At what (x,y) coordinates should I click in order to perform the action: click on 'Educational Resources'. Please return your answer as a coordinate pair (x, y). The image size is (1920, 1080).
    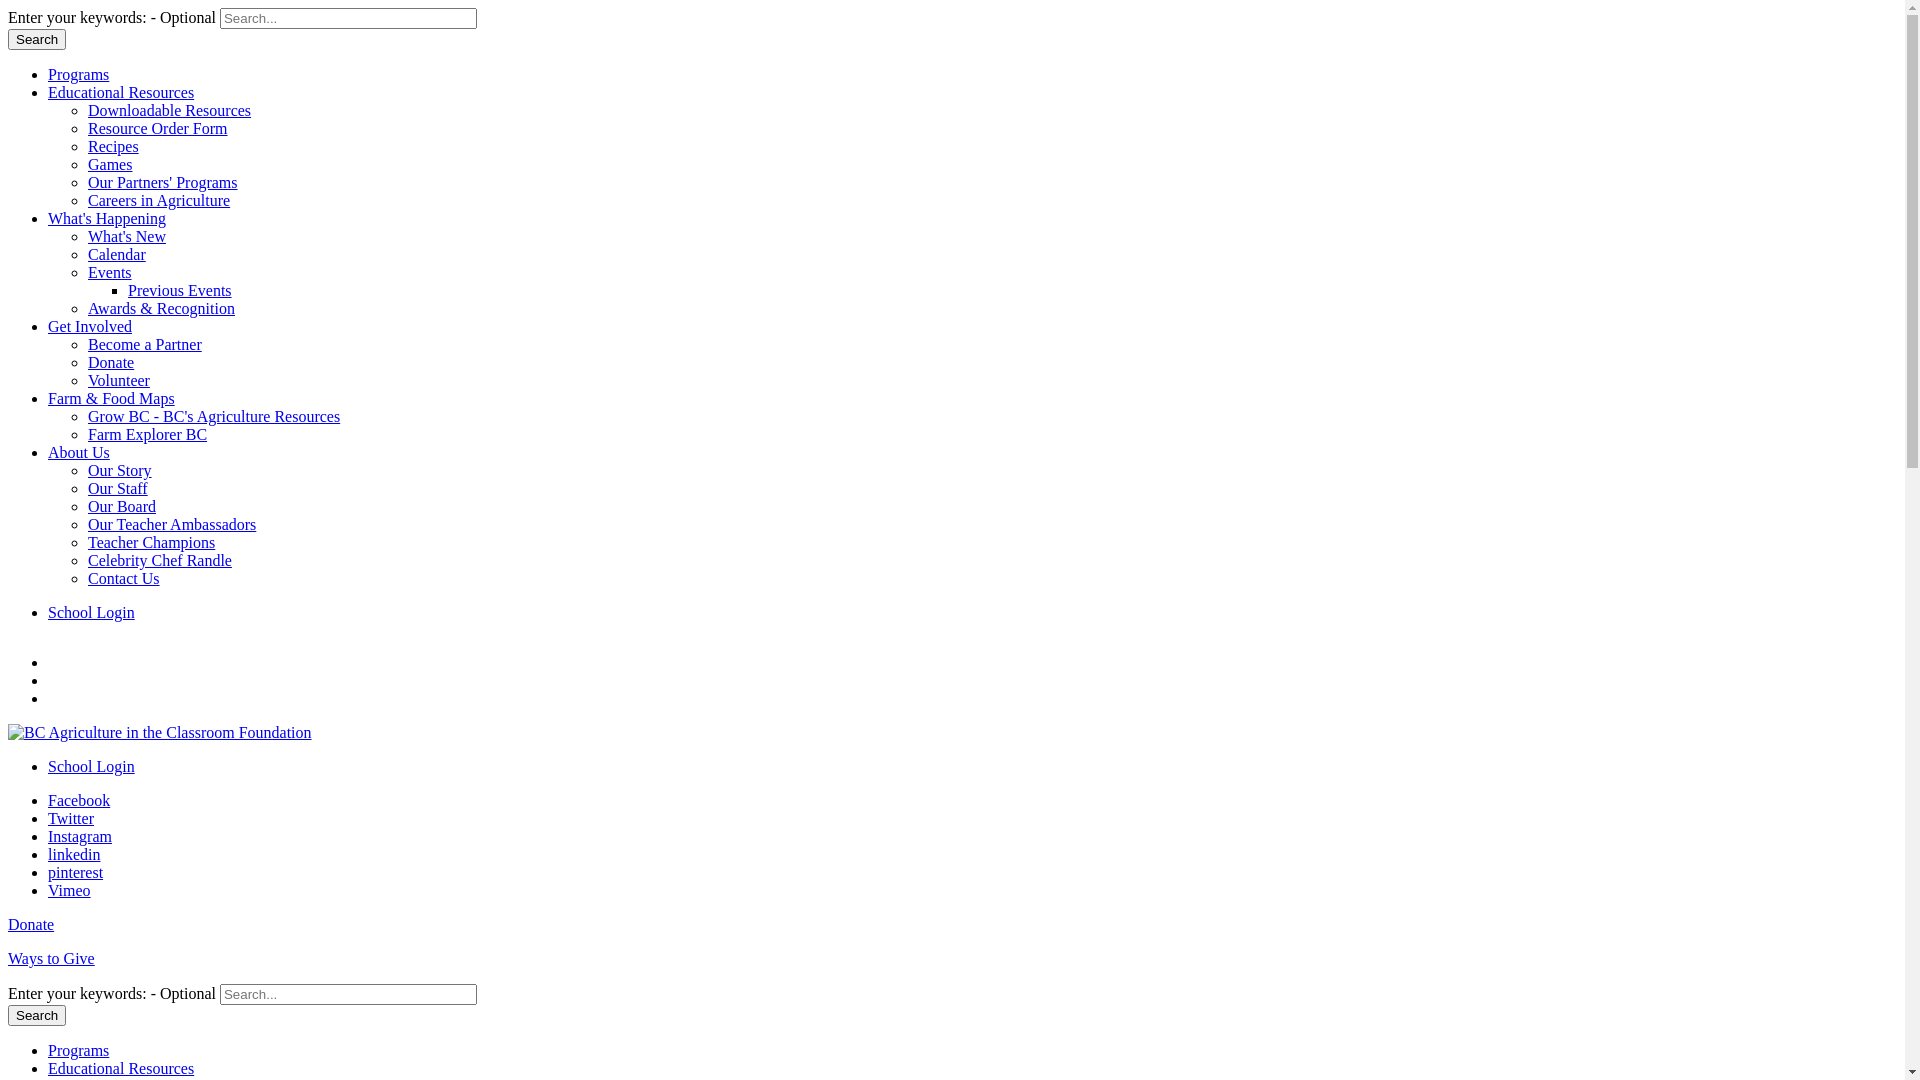
    Looking at the image, I should click on (119, 1067).